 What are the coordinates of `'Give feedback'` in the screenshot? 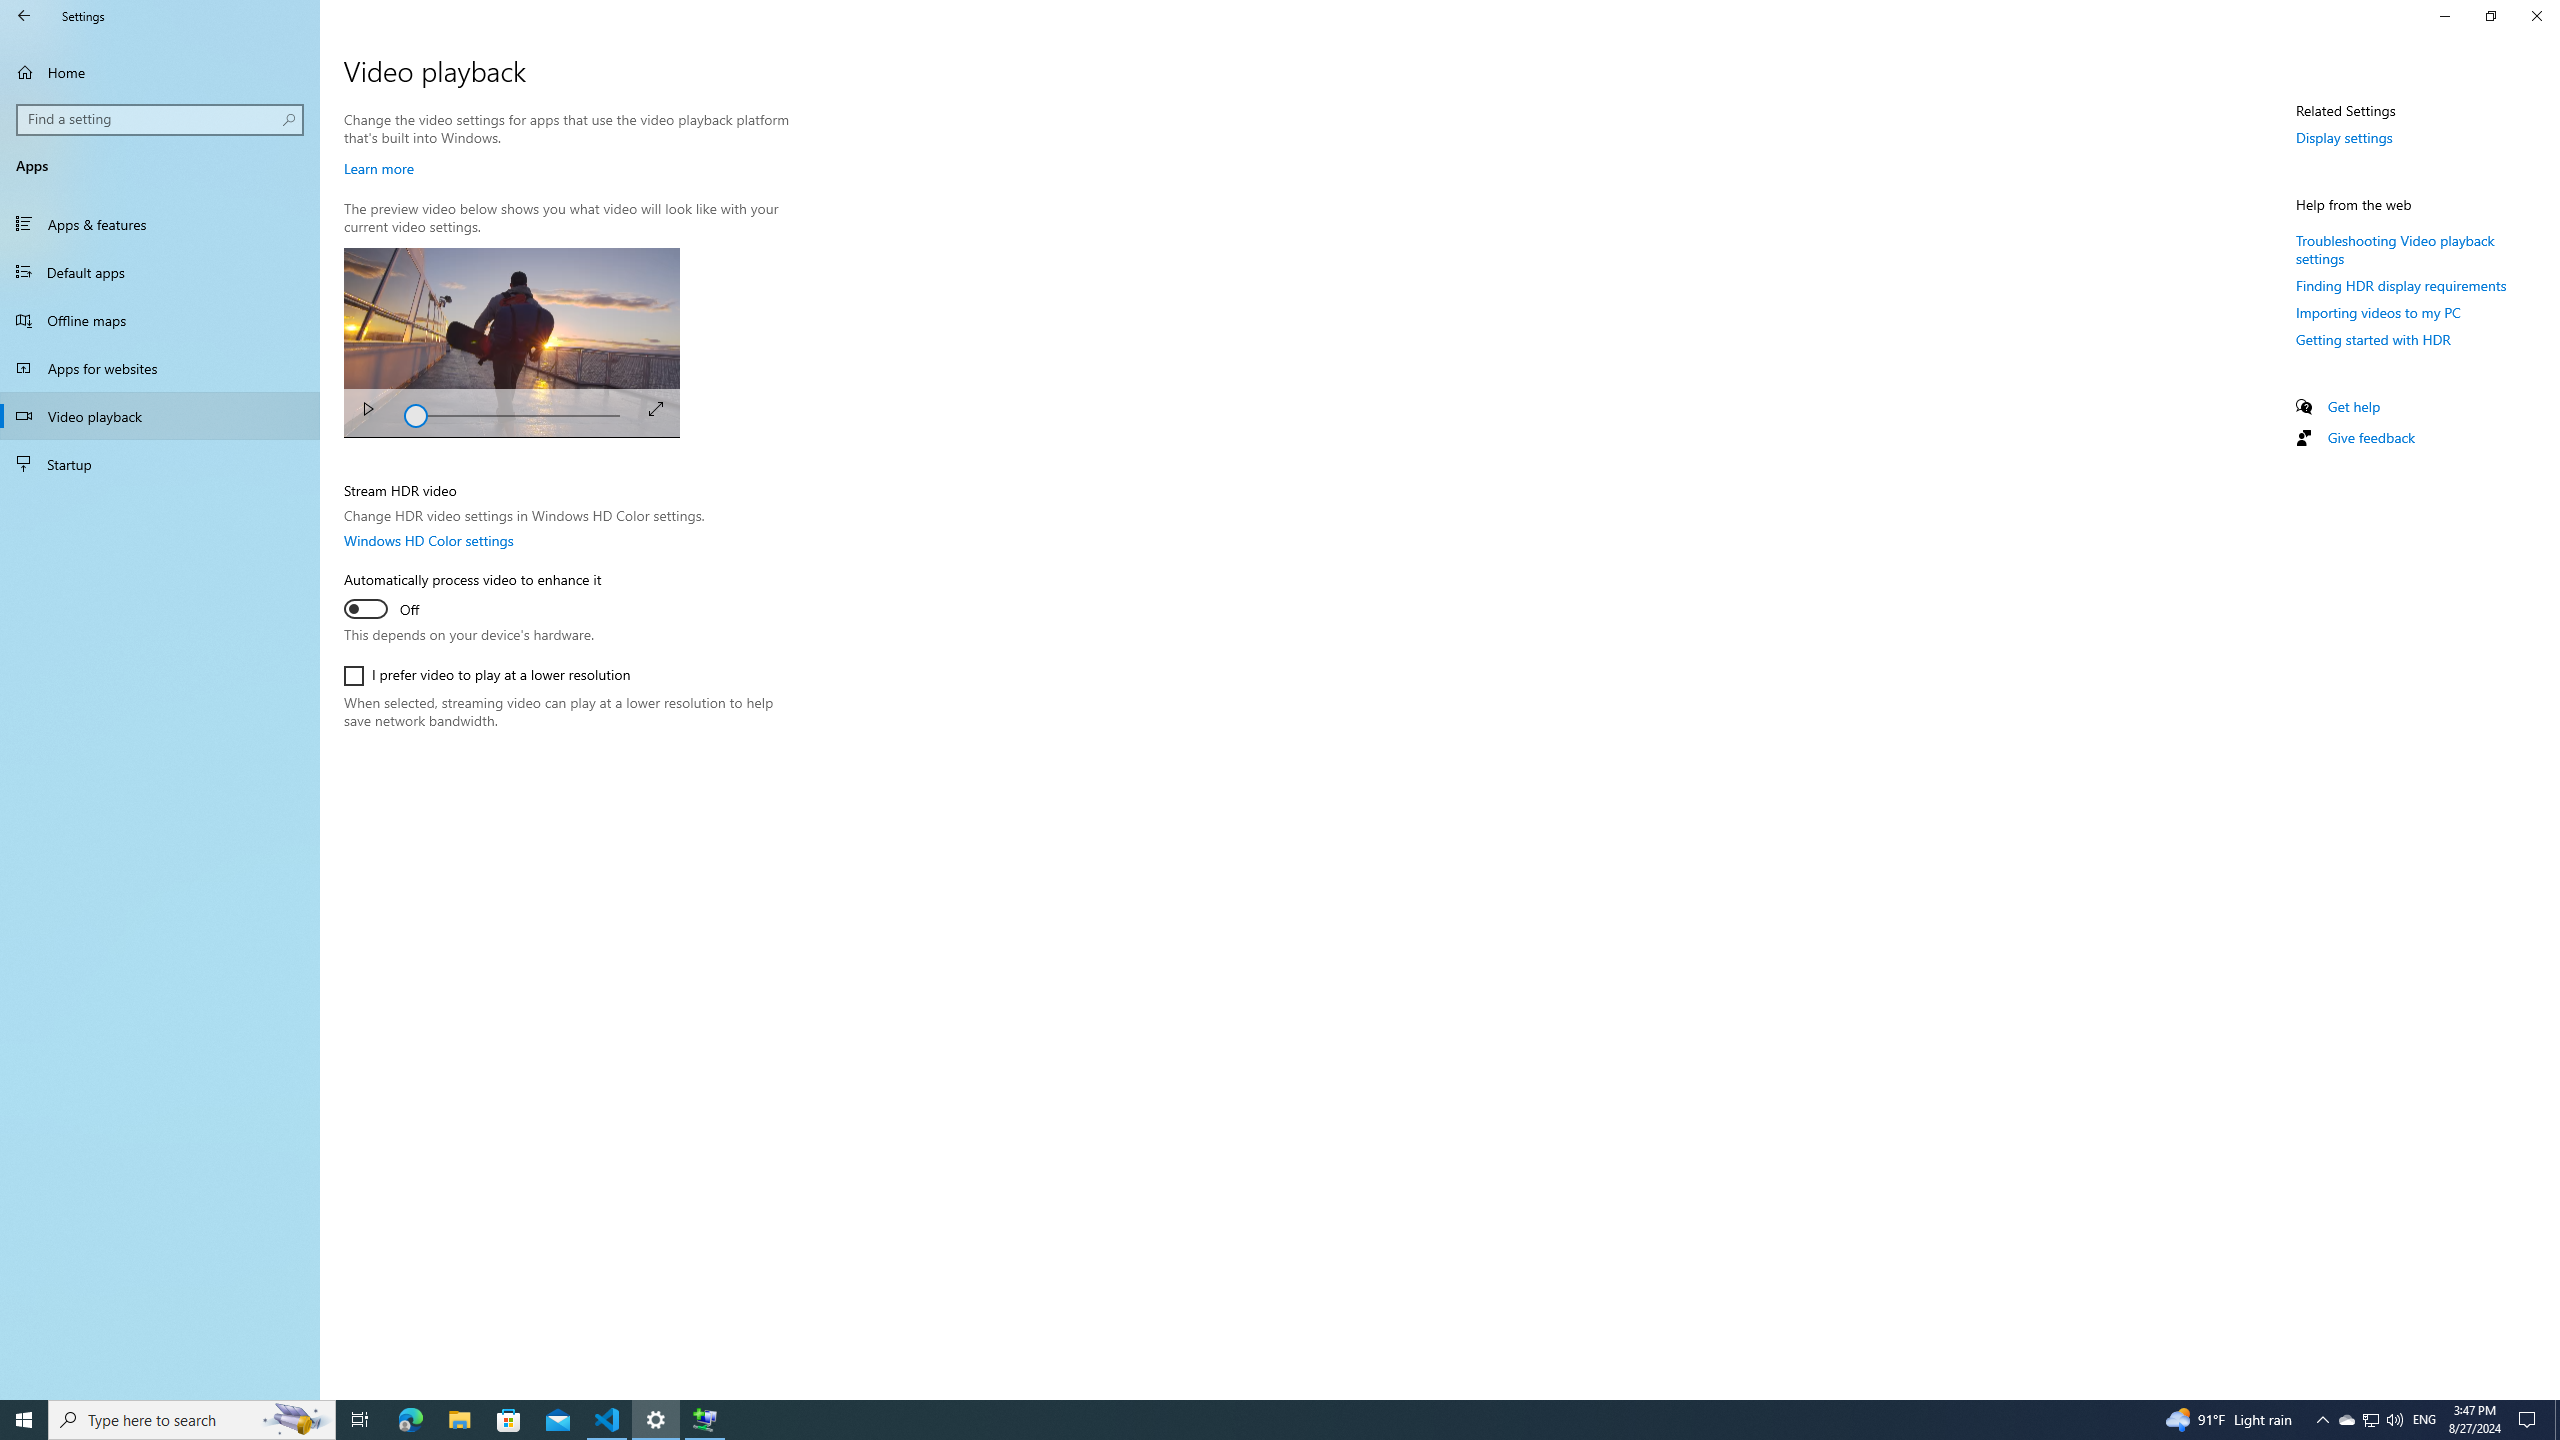 It's located at (2369, 436).